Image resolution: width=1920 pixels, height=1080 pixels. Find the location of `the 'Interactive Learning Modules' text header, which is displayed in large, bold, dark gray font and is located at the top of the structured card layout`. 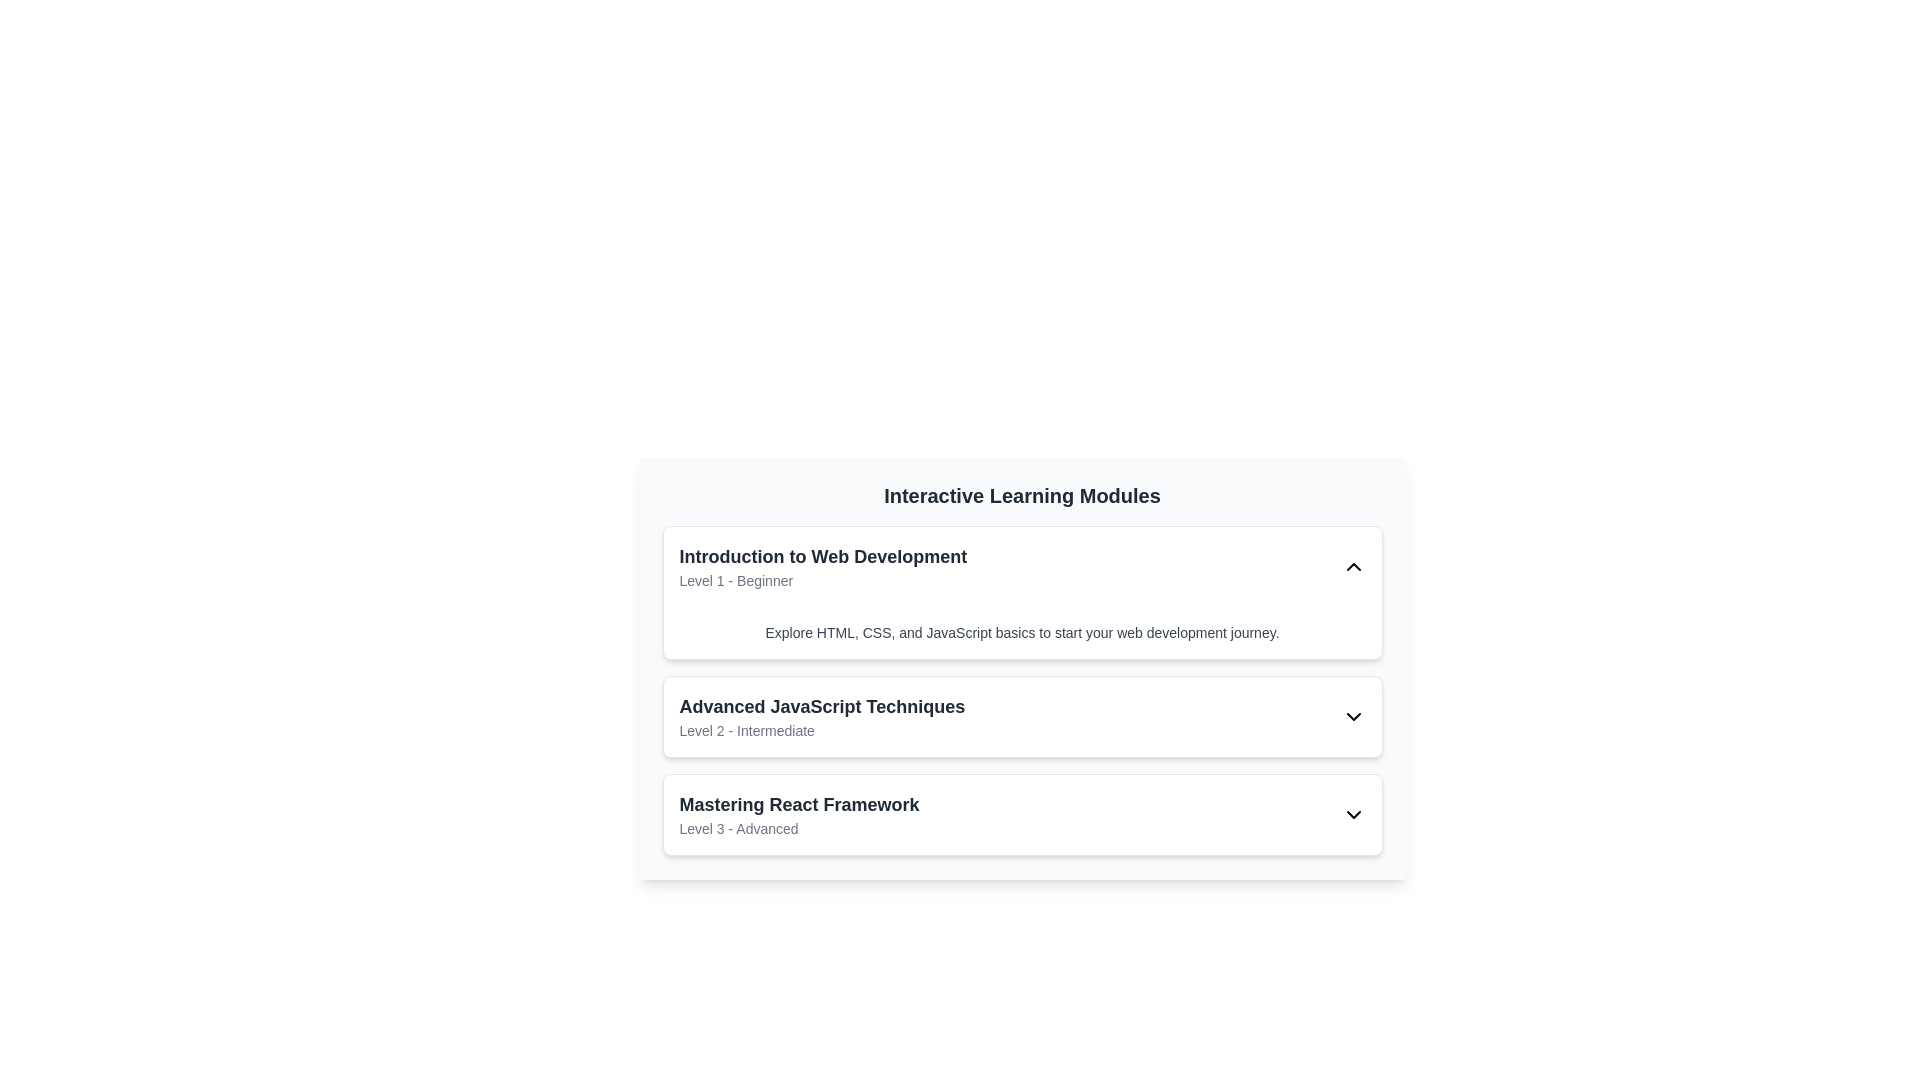

the 'Interactive Learning Modules' text header, which is displayed in large, bold, dark gray font and is located at the top of the structured card layout is located at coordinates (1022, 495).